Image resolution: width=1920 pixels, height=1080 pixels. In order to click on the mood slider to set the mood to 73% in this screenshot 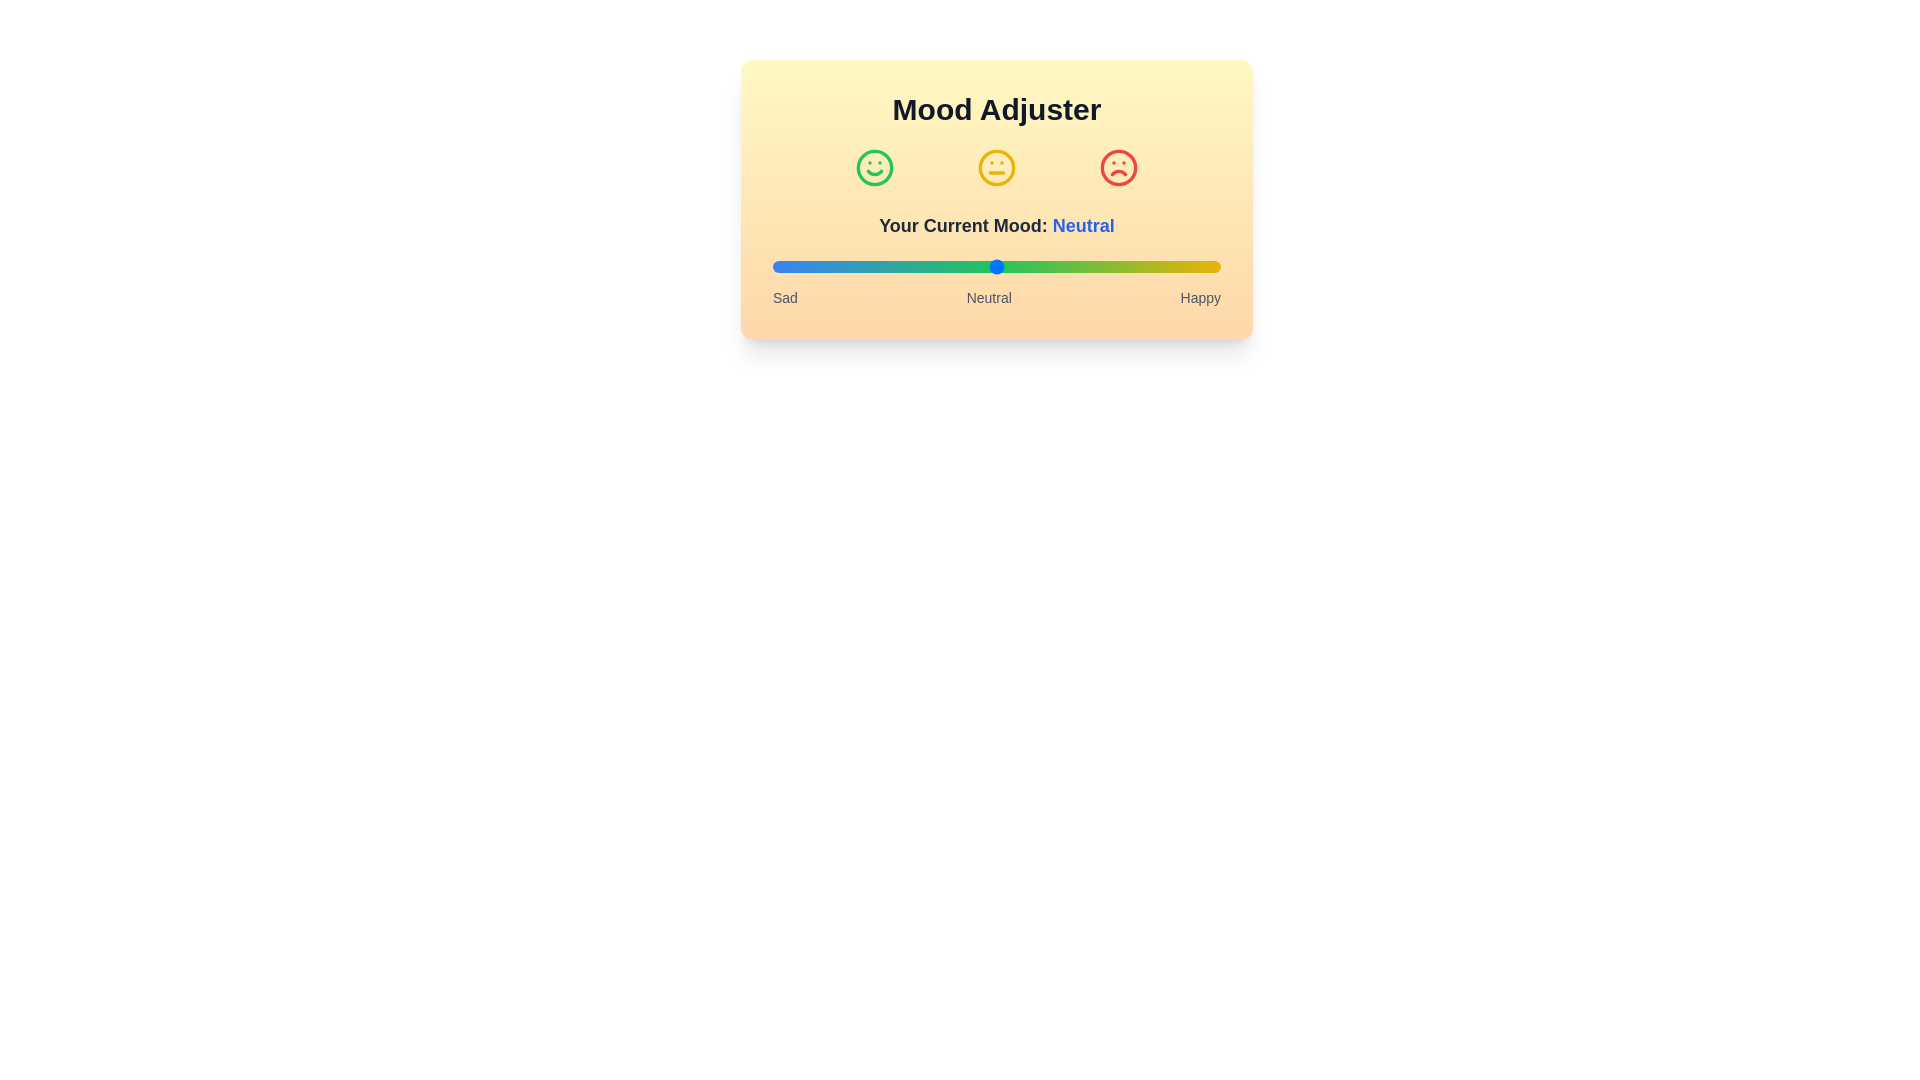, I will do `click(1098, 265)`.